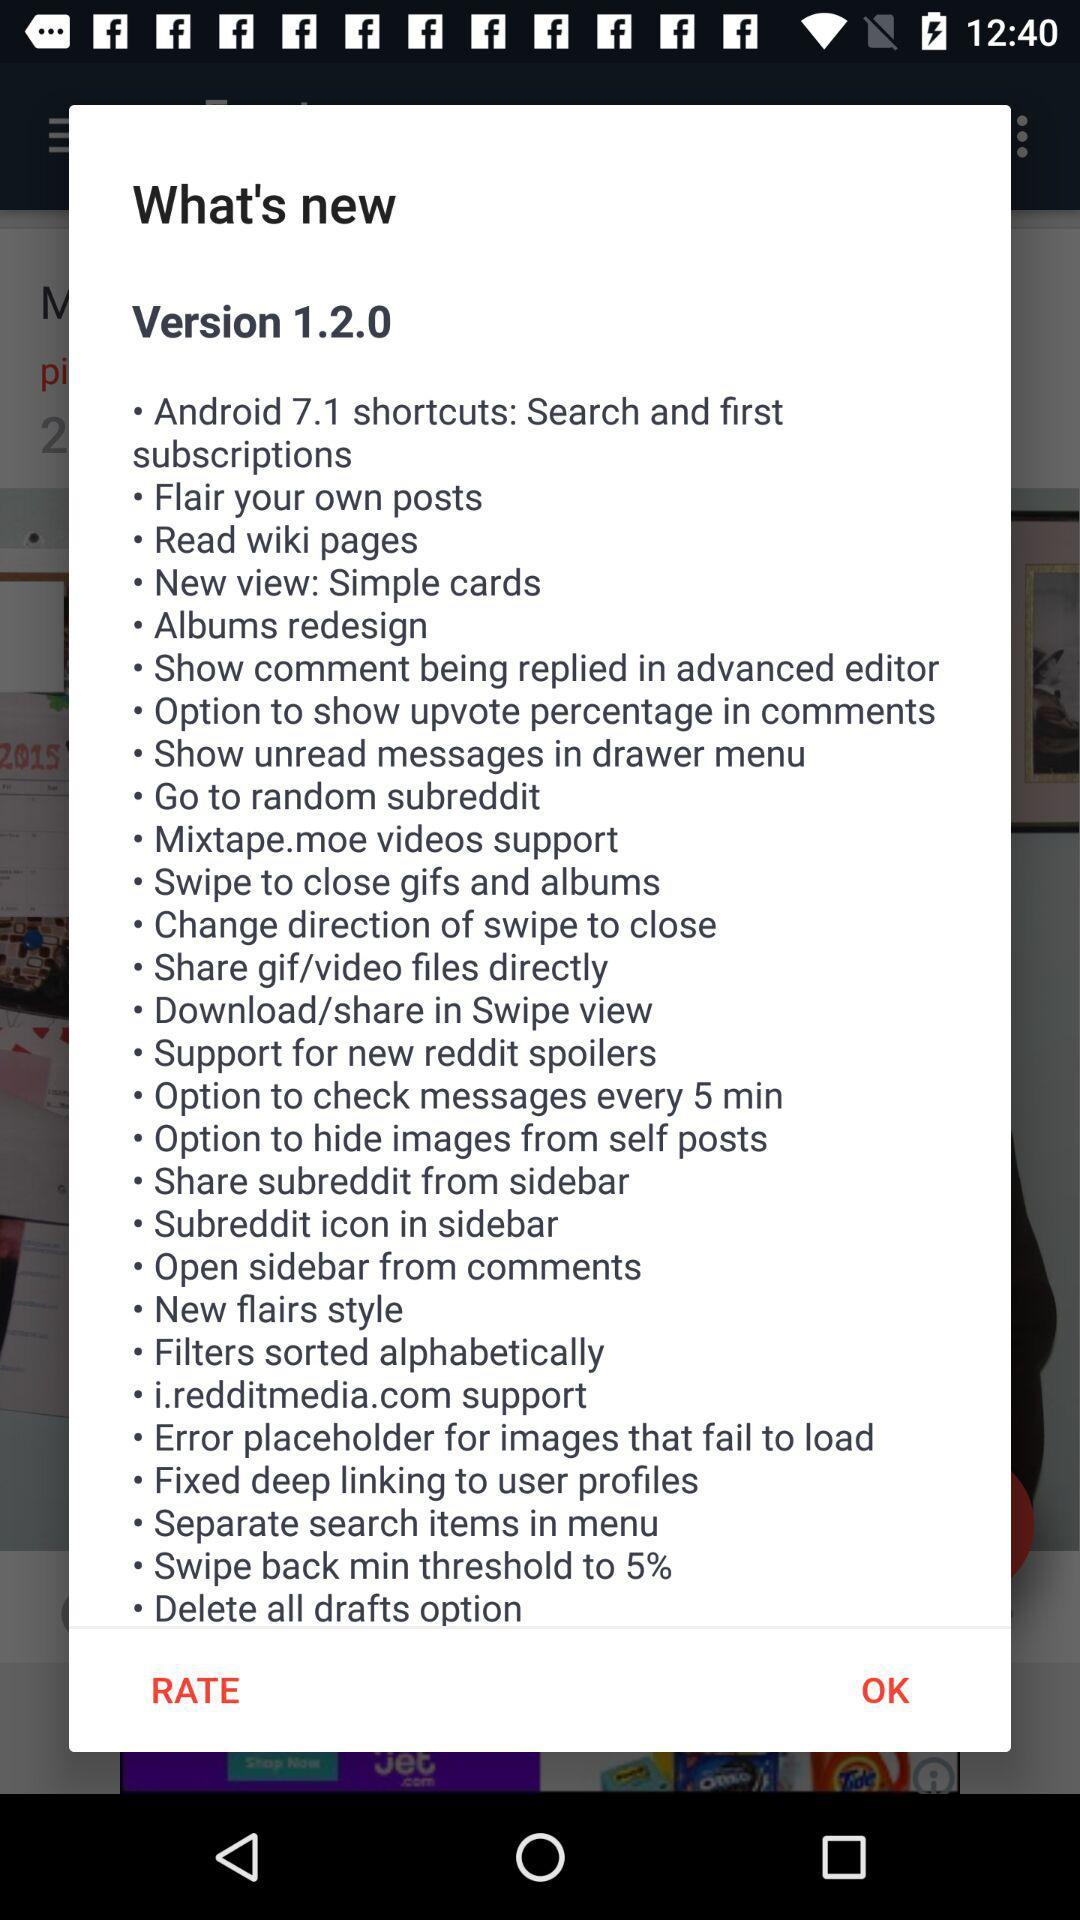 This screenshot has width=1080, height=1920. Describe the element at coordinates (883, 1688) in the screenshot. I see `the ok icon` at that location.